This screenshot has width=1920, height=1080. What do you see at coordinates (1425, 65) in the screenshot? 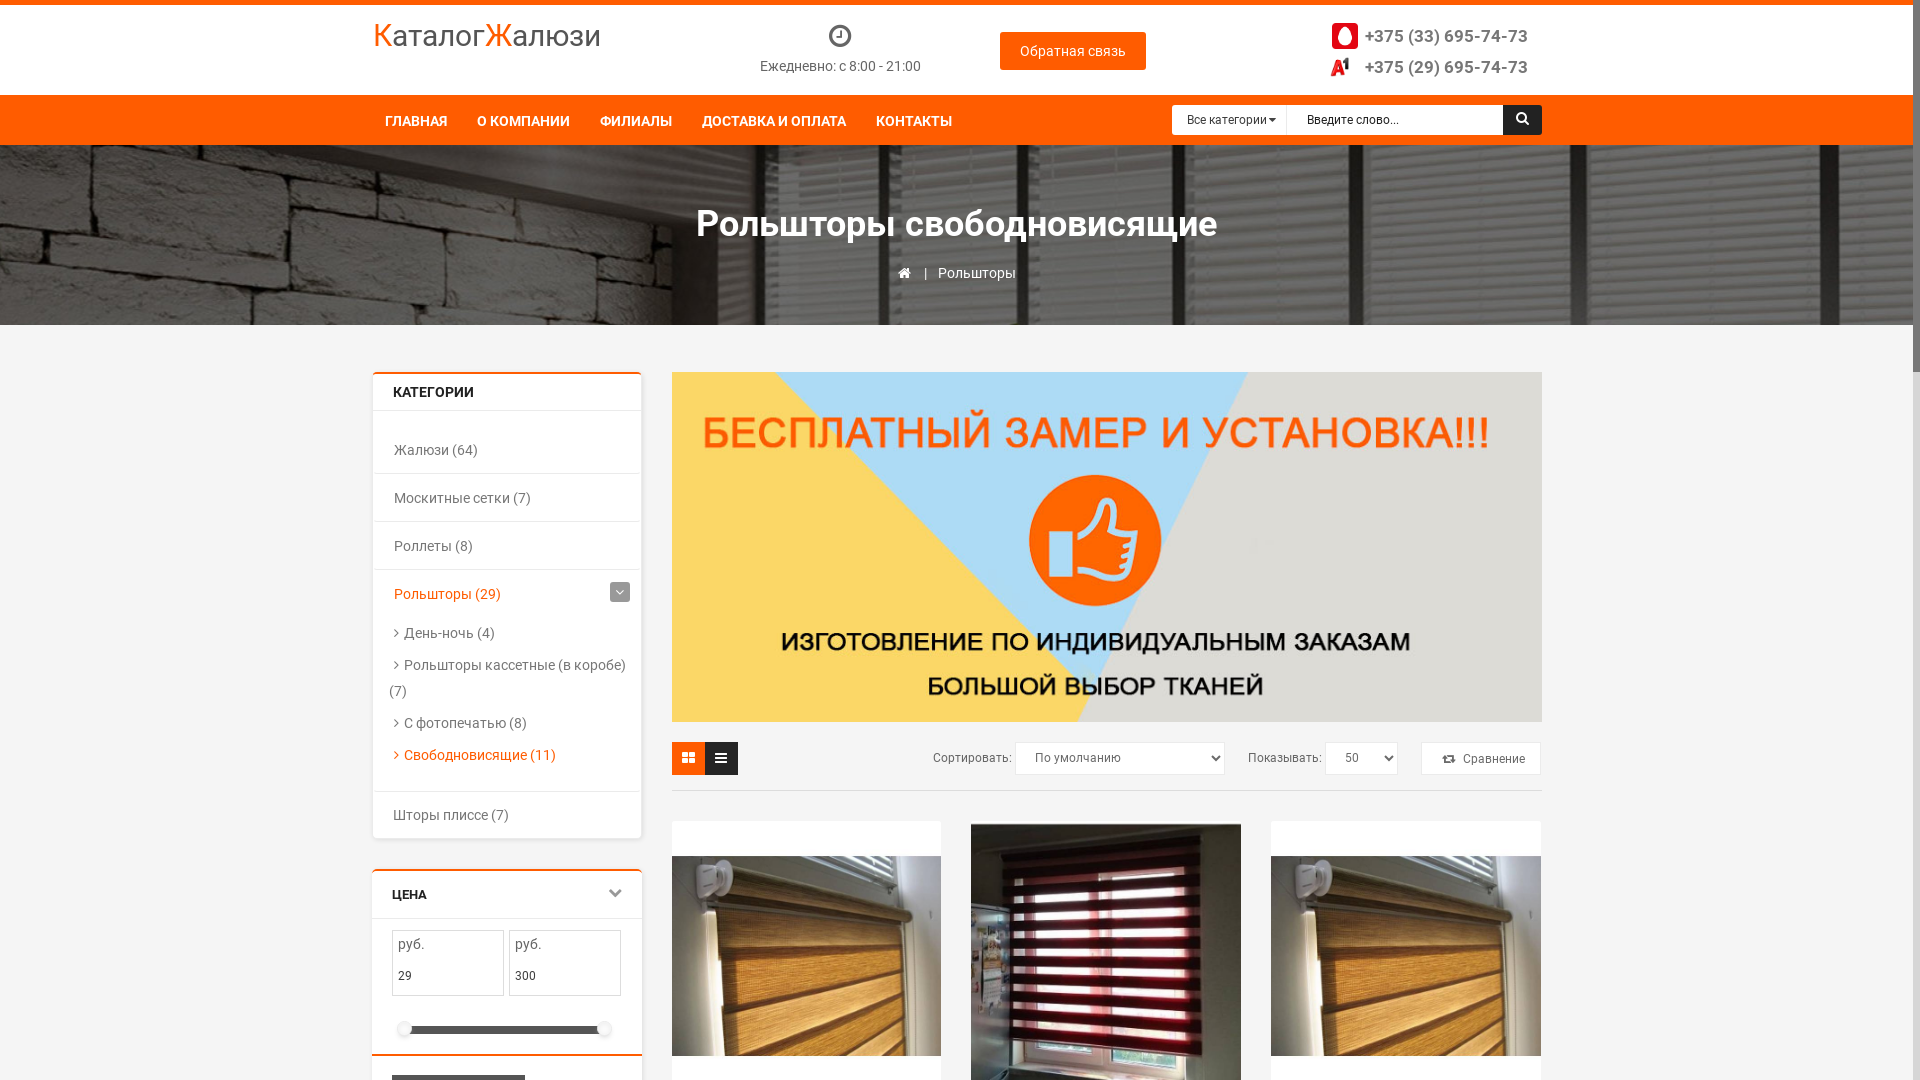
I see `'+375 (29) 695-74-73'` at bounding box center [1425, 65].